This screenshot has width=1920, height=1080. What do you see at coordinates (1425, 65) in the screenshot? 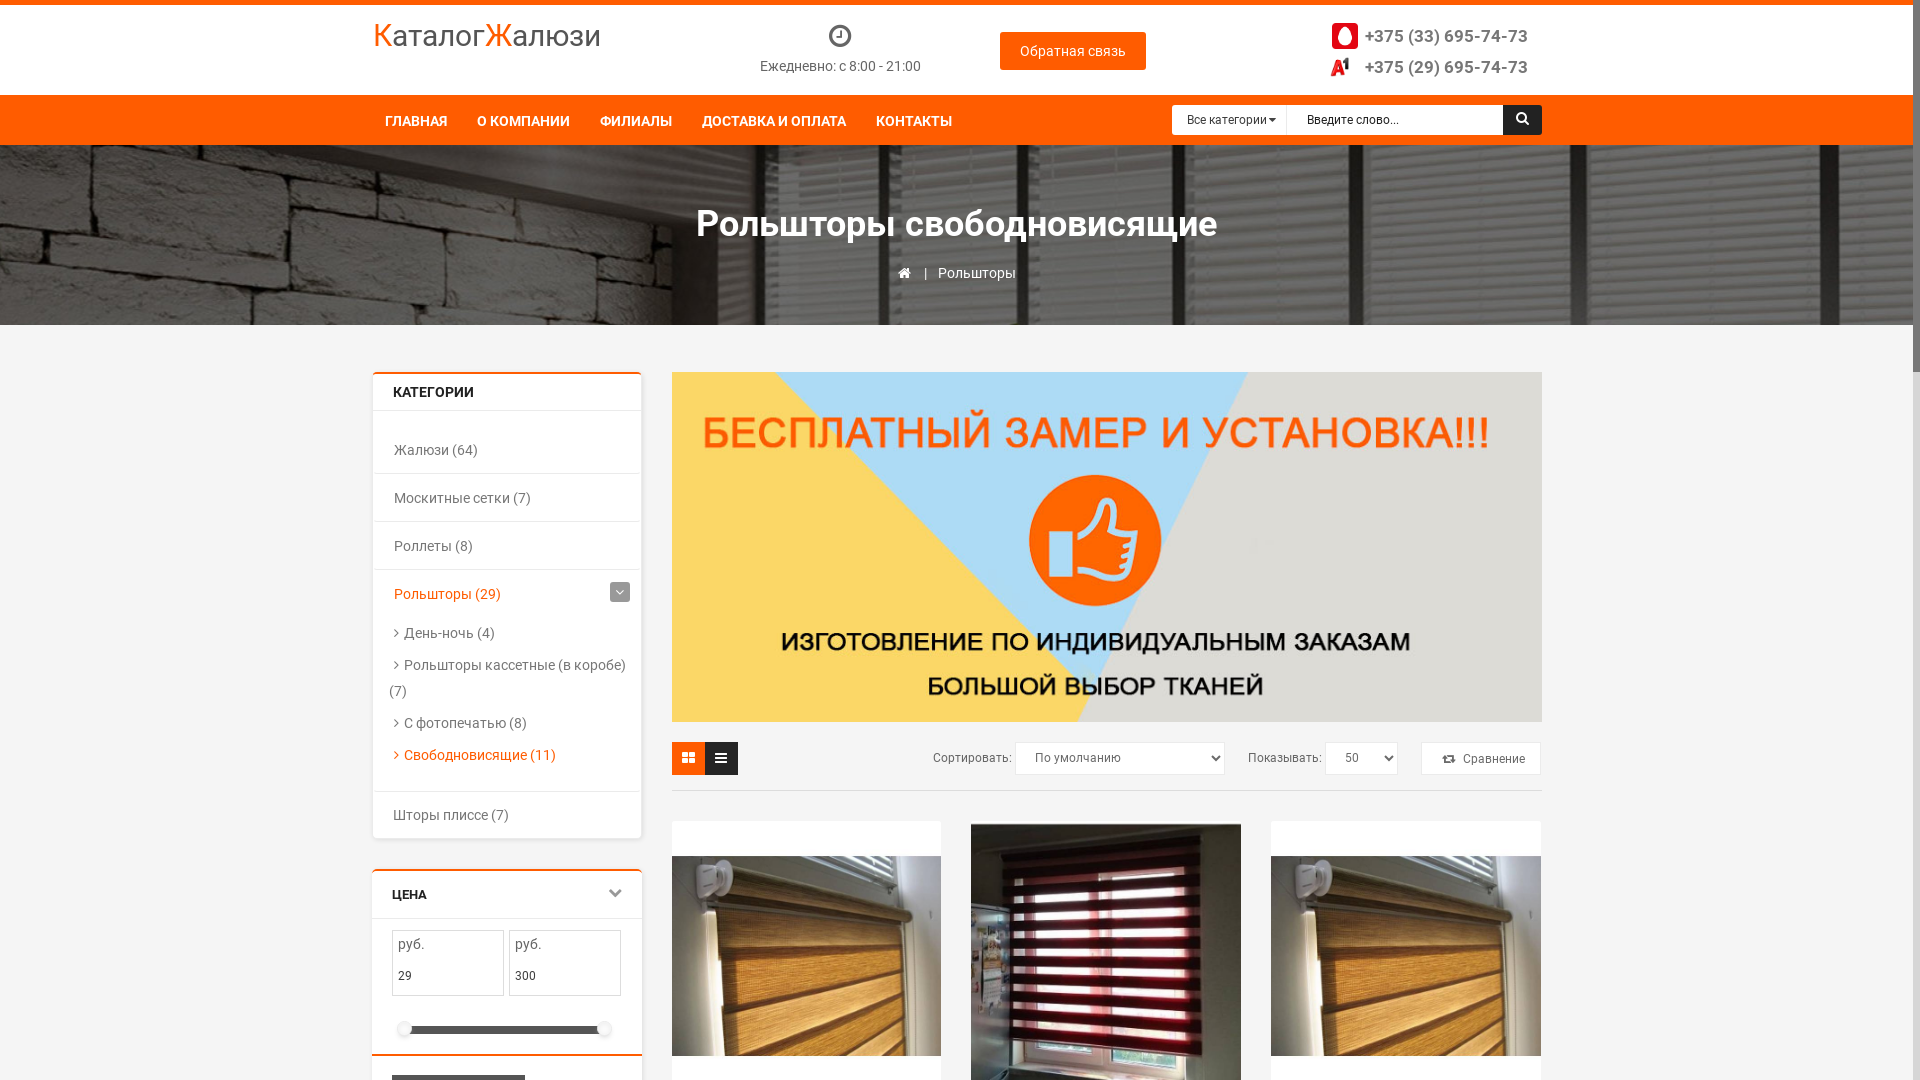
I see `'+375 (29) 695-74-73'` at bounding box center [1425, 65].